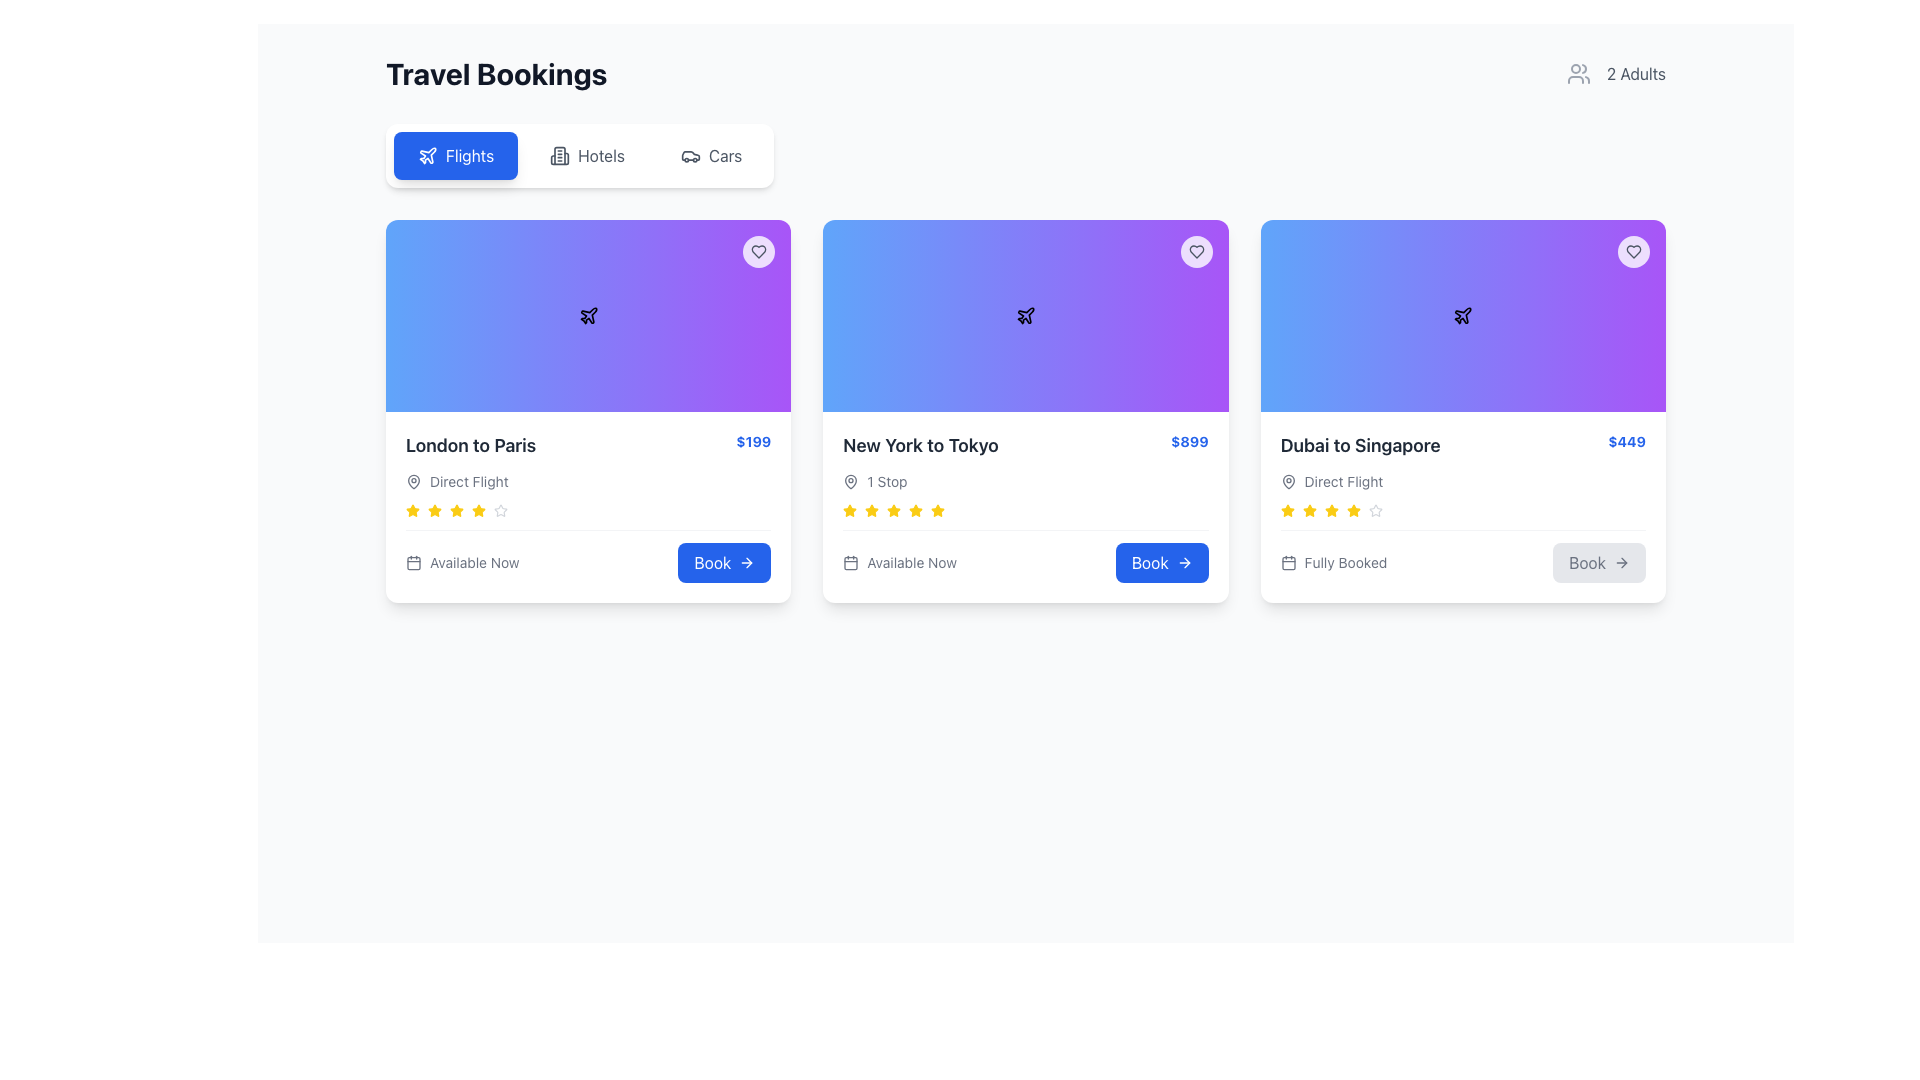  I want to click on the inactive booking button located at the bottom-right of the 'Dubai to Singapore' travel card, which is the only interactive item near the 'Fully Booked' status text, so click(1598, 563).